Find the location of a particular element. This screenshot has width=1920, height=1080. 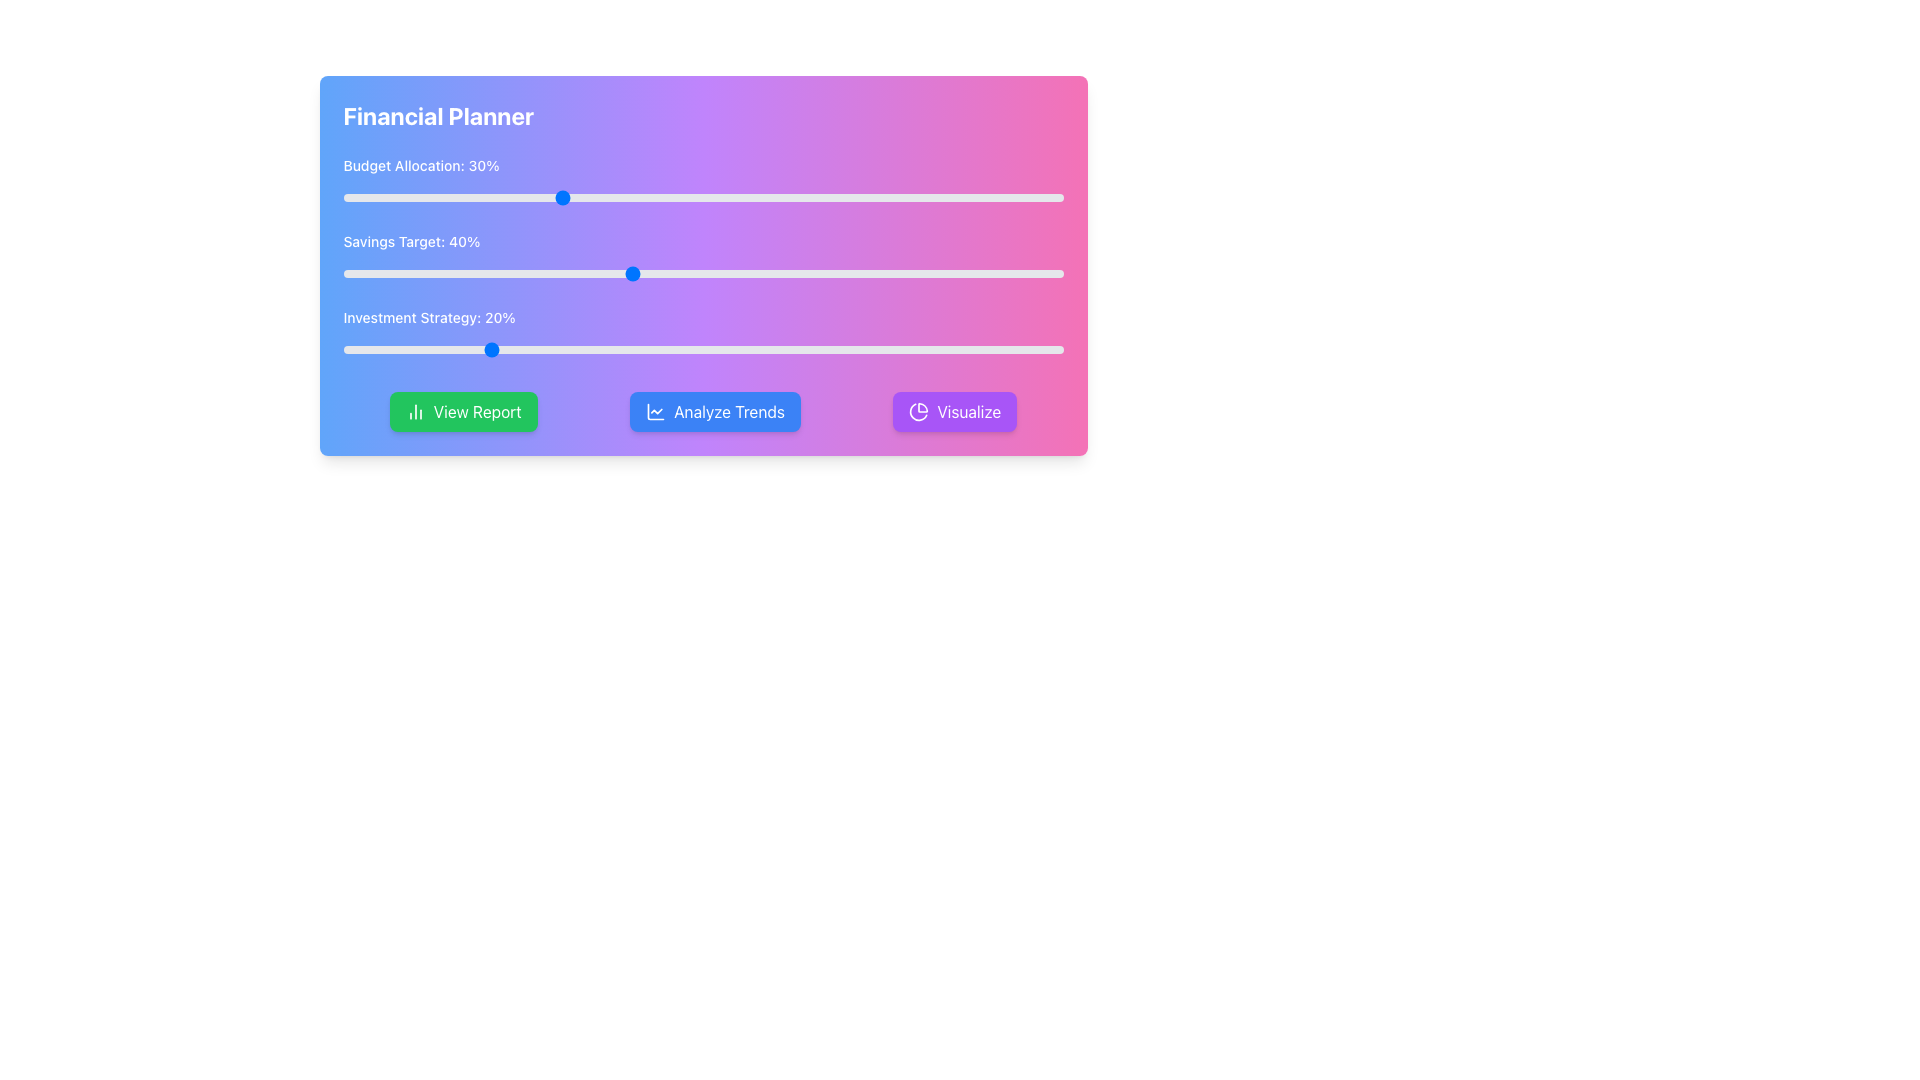

the report icon located at the leftmost part of the green button labeled 'View Report' on the bottom left of the colorful card component is located at coordinates (414, 411).